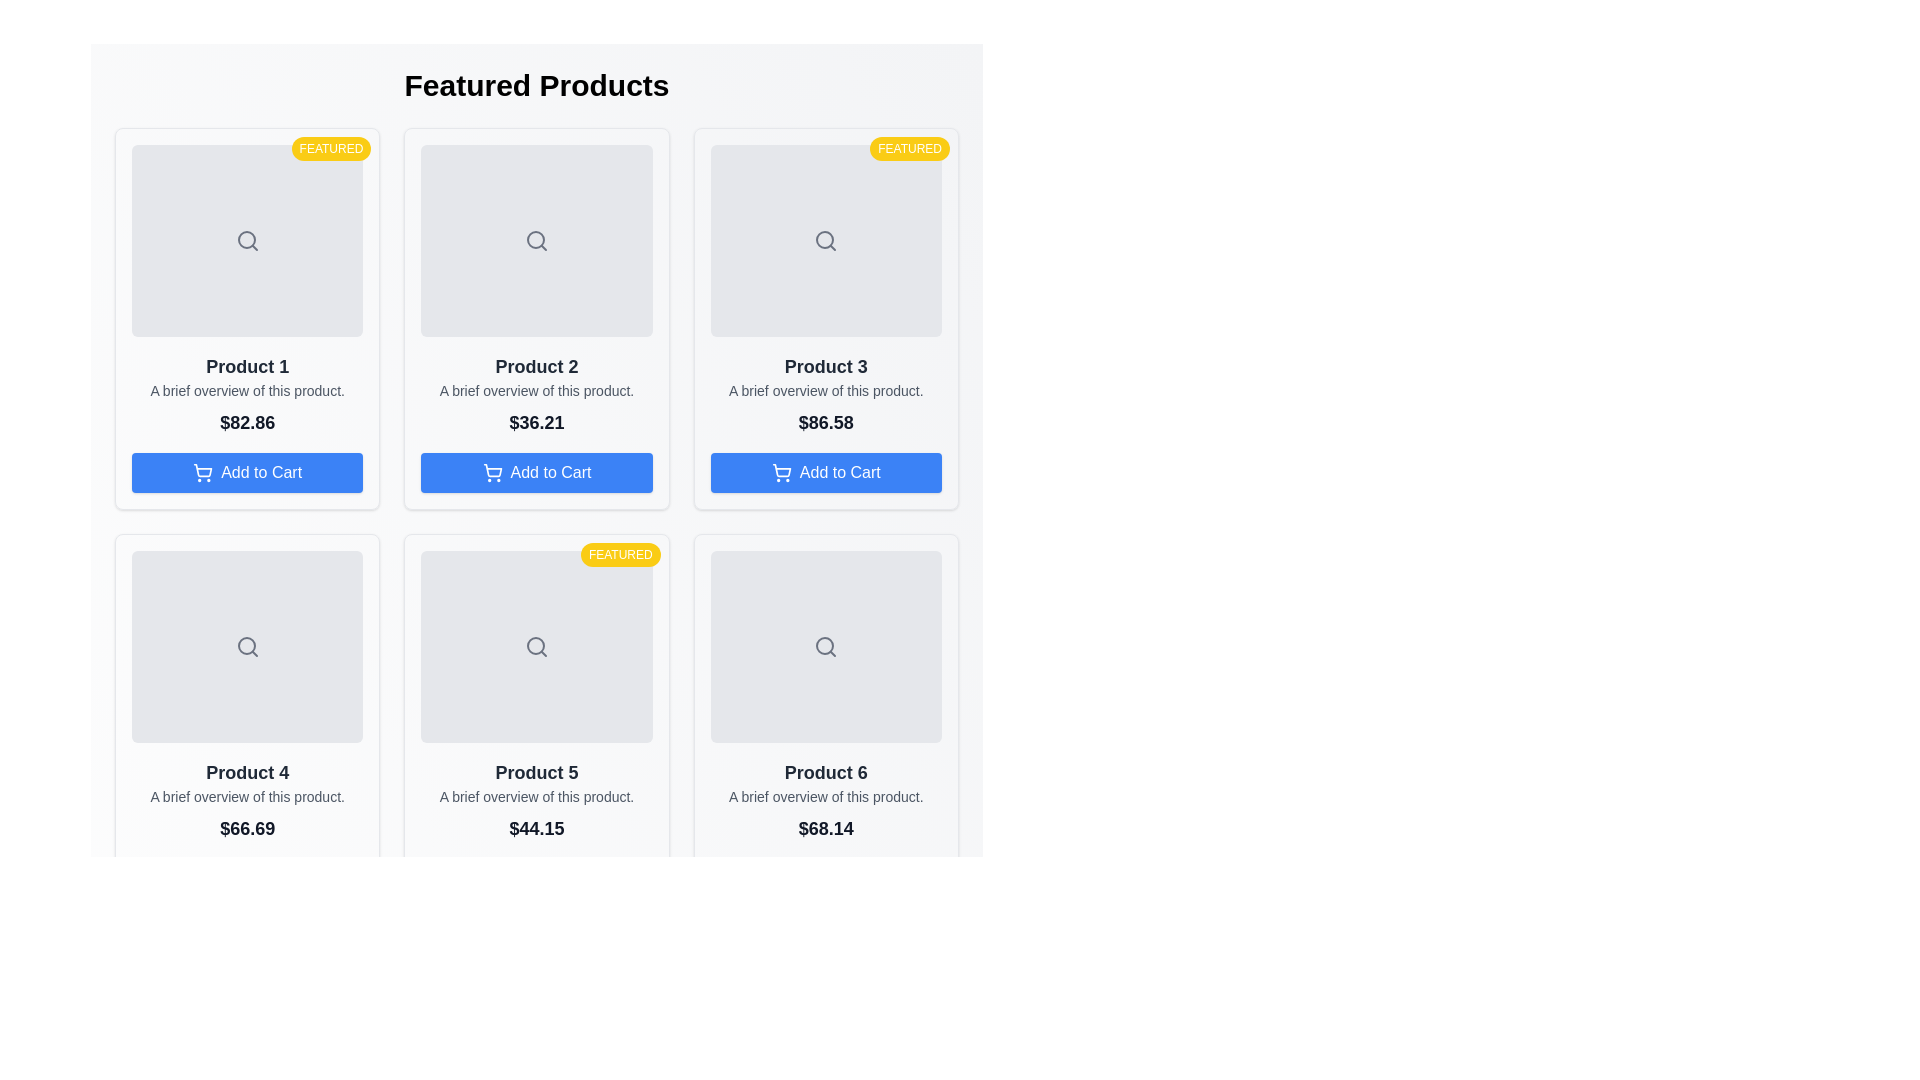 This screenshot has height=1080, width=1920. I want to click on the 'Product 2' label, which is a bold, dark gray text element styled as the product name, located above the price display in the product panel, so click(537, 366).